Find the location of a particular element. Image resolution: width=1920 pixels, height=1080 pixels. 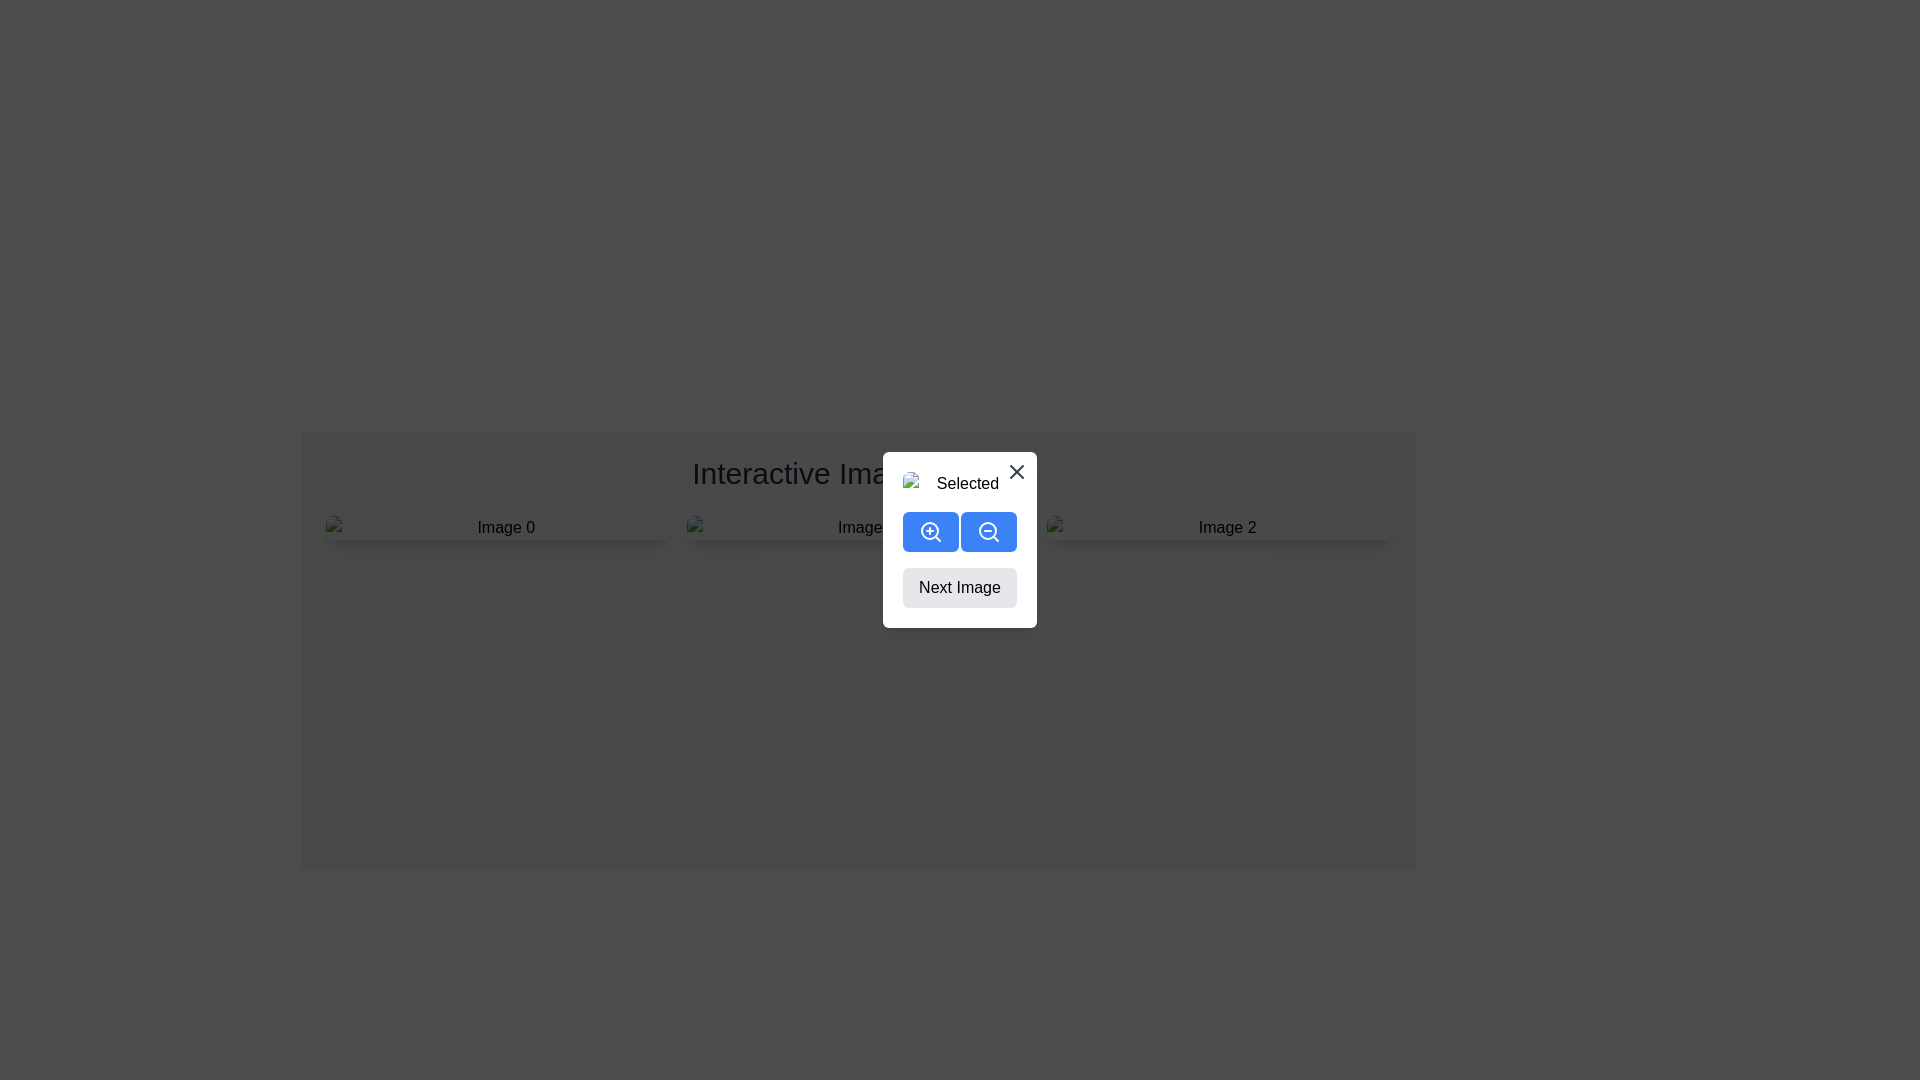

the magnifying glass icon with a '+' symbol is located at coordinates (930, 531).